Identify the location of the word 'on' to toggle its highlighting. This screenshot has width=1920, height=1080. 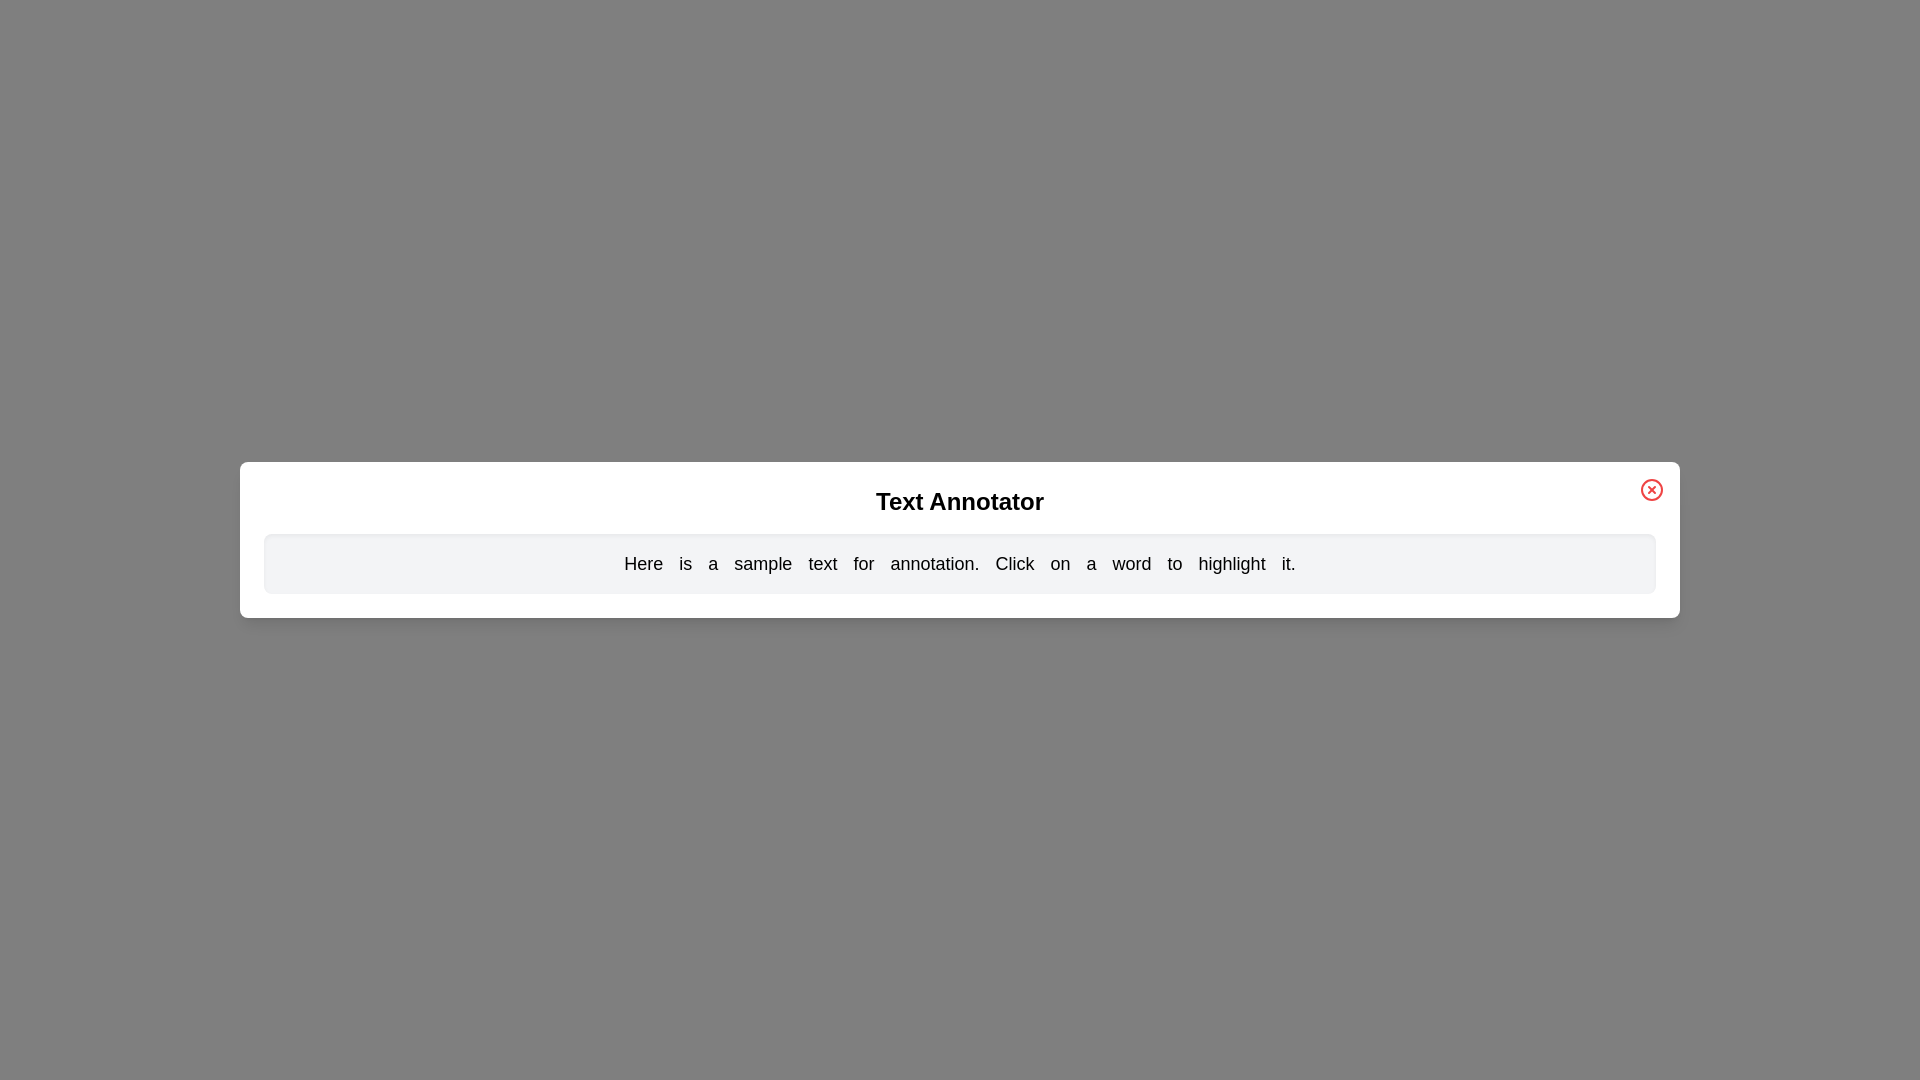
(1059, 563).